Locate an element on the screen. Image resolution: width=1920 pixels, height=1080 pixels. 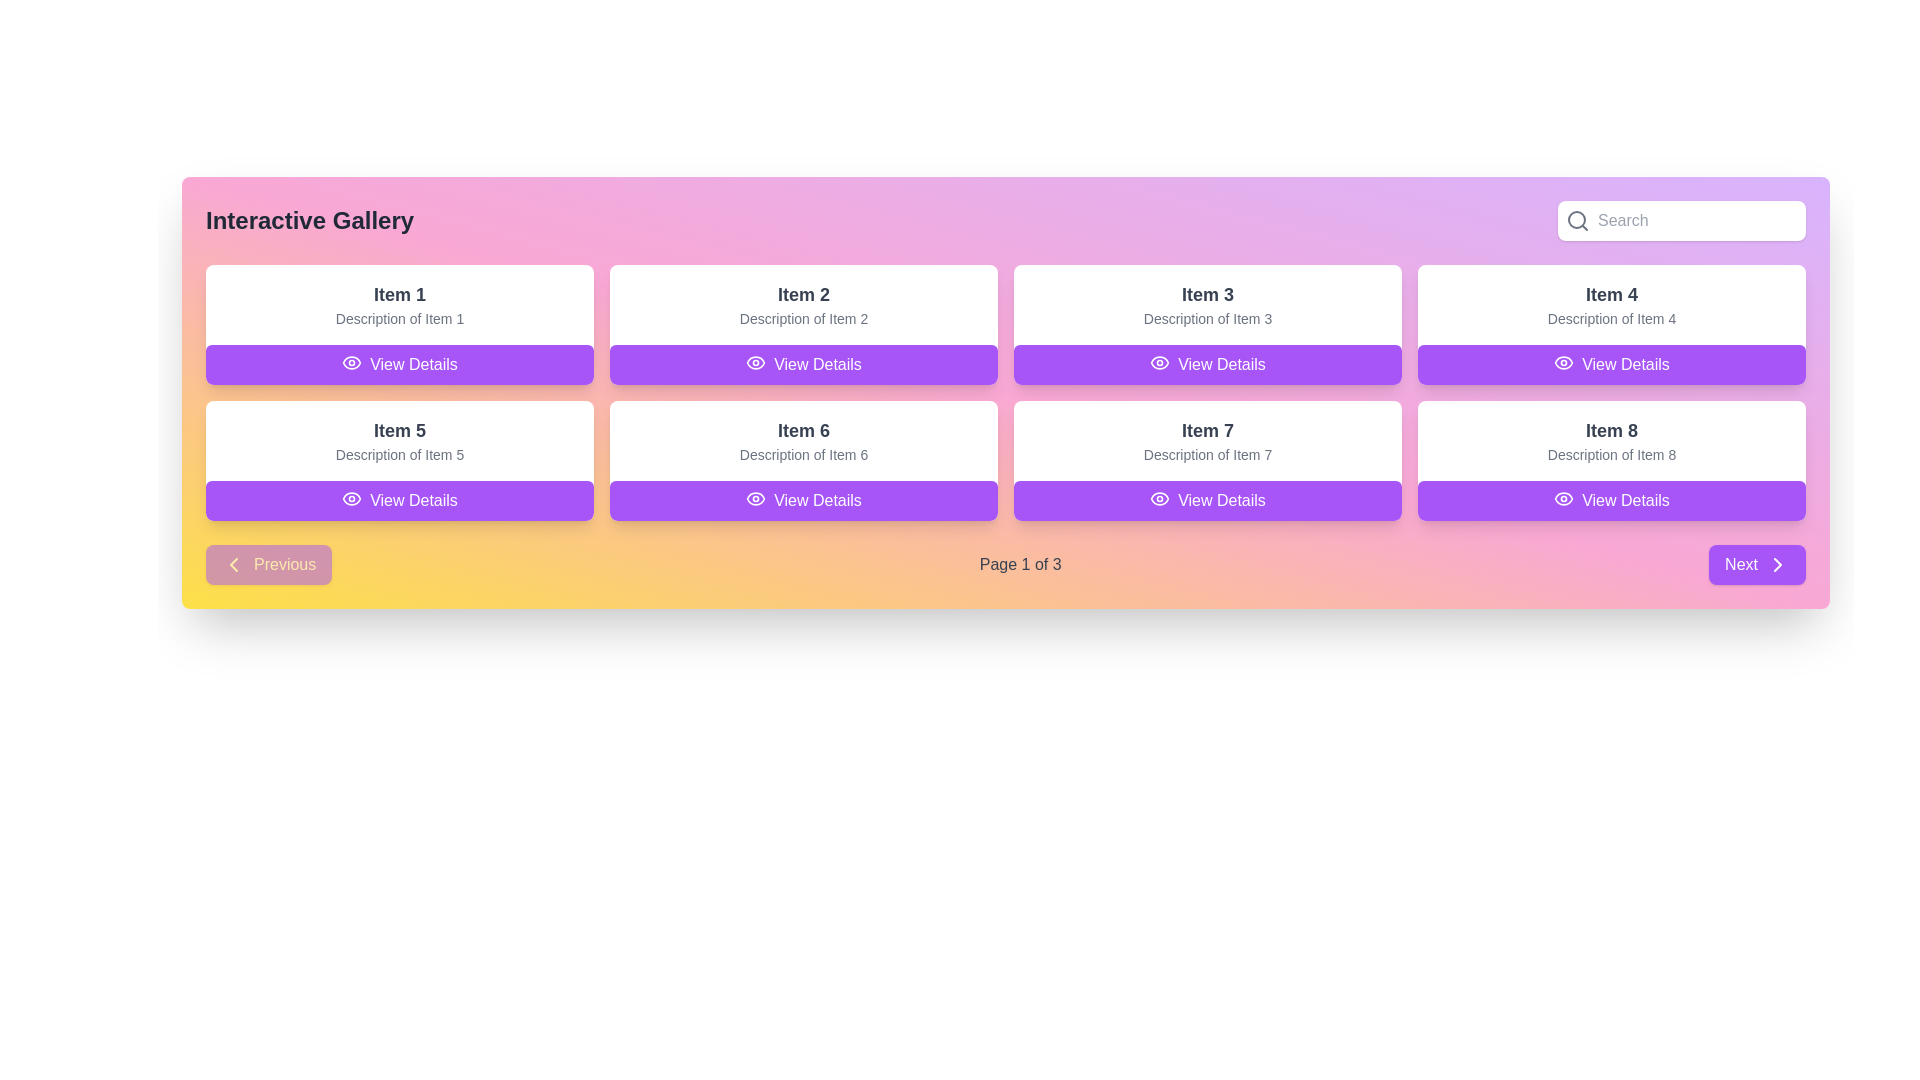
text information from the card titled 'Item 4' located in the top-right region of the grid, which contains the subtitle 'Description of Item 4' is located at coordinates (1612, 323).